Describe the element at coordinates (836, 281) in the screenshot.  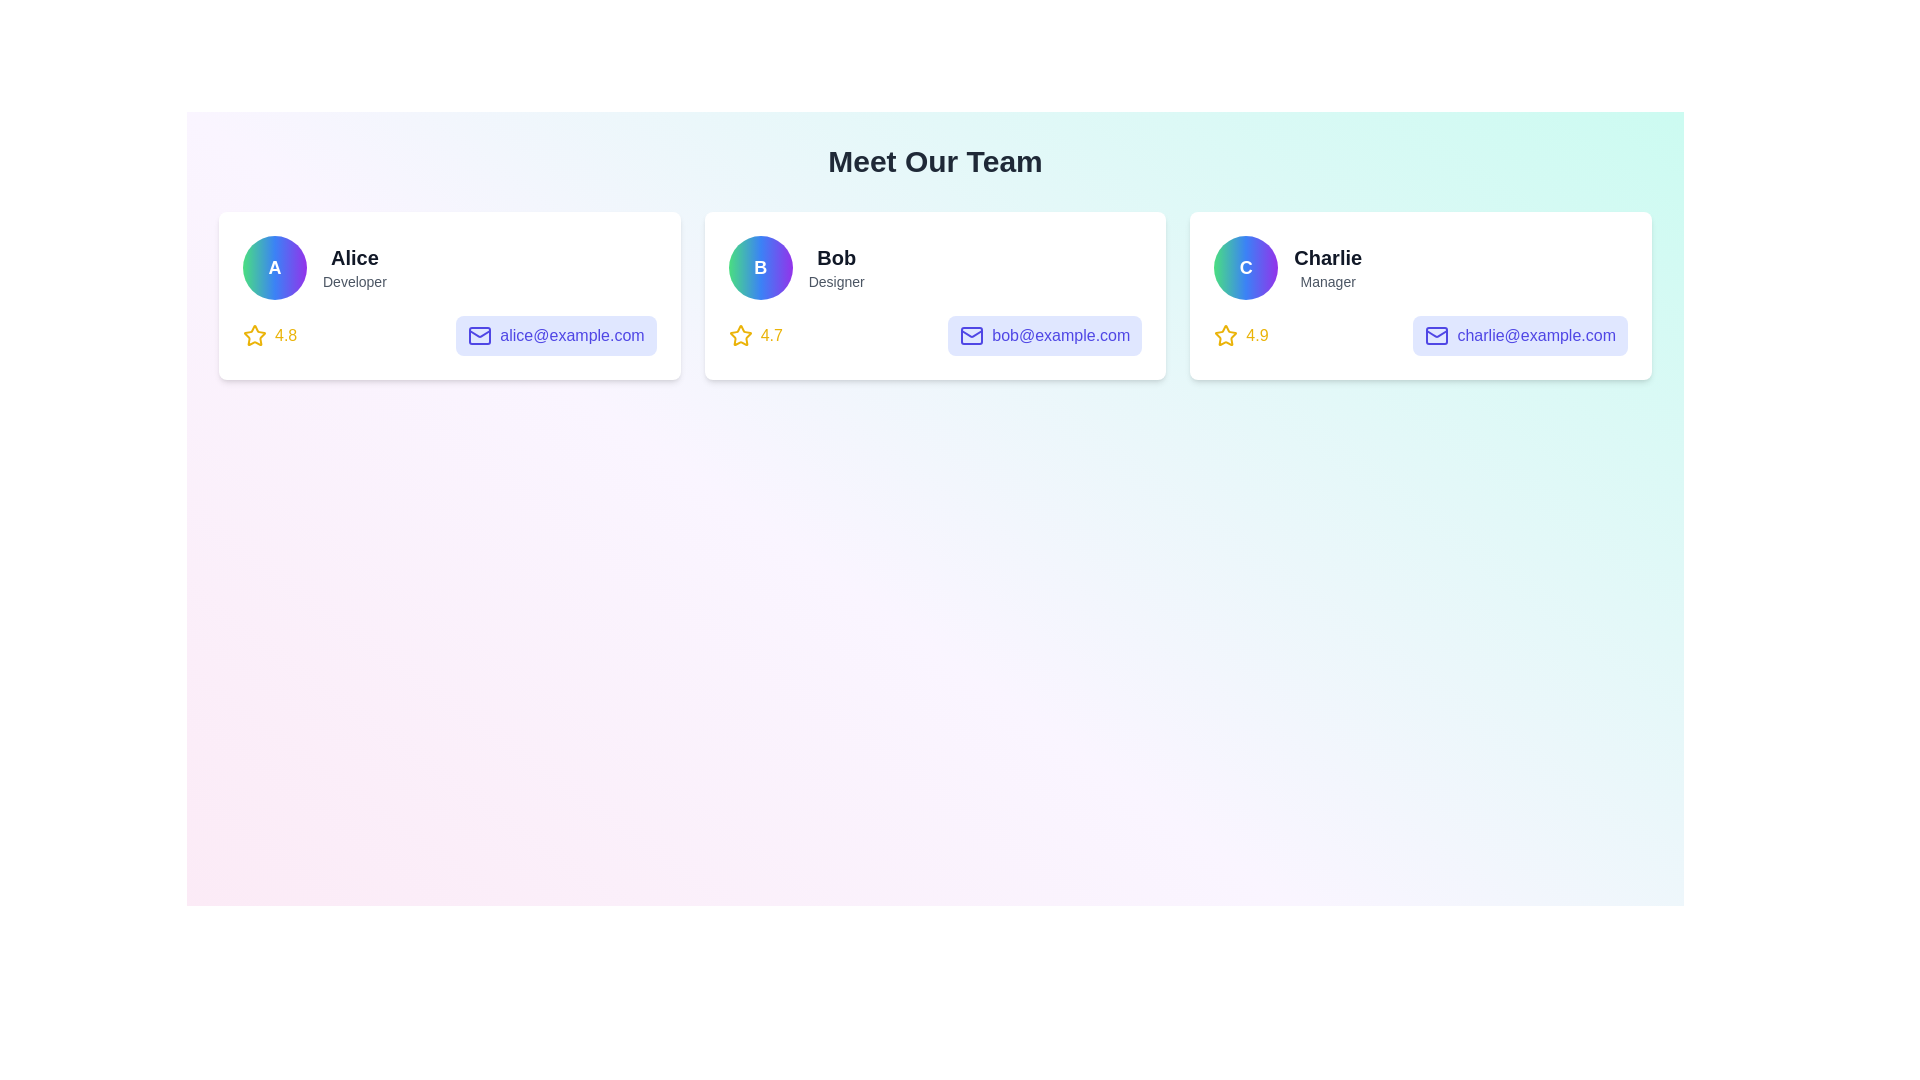
I see `the text label 'Designer' that indicates the role of the person named 'Bob' in the 'Meet Our Team' section` at that location.